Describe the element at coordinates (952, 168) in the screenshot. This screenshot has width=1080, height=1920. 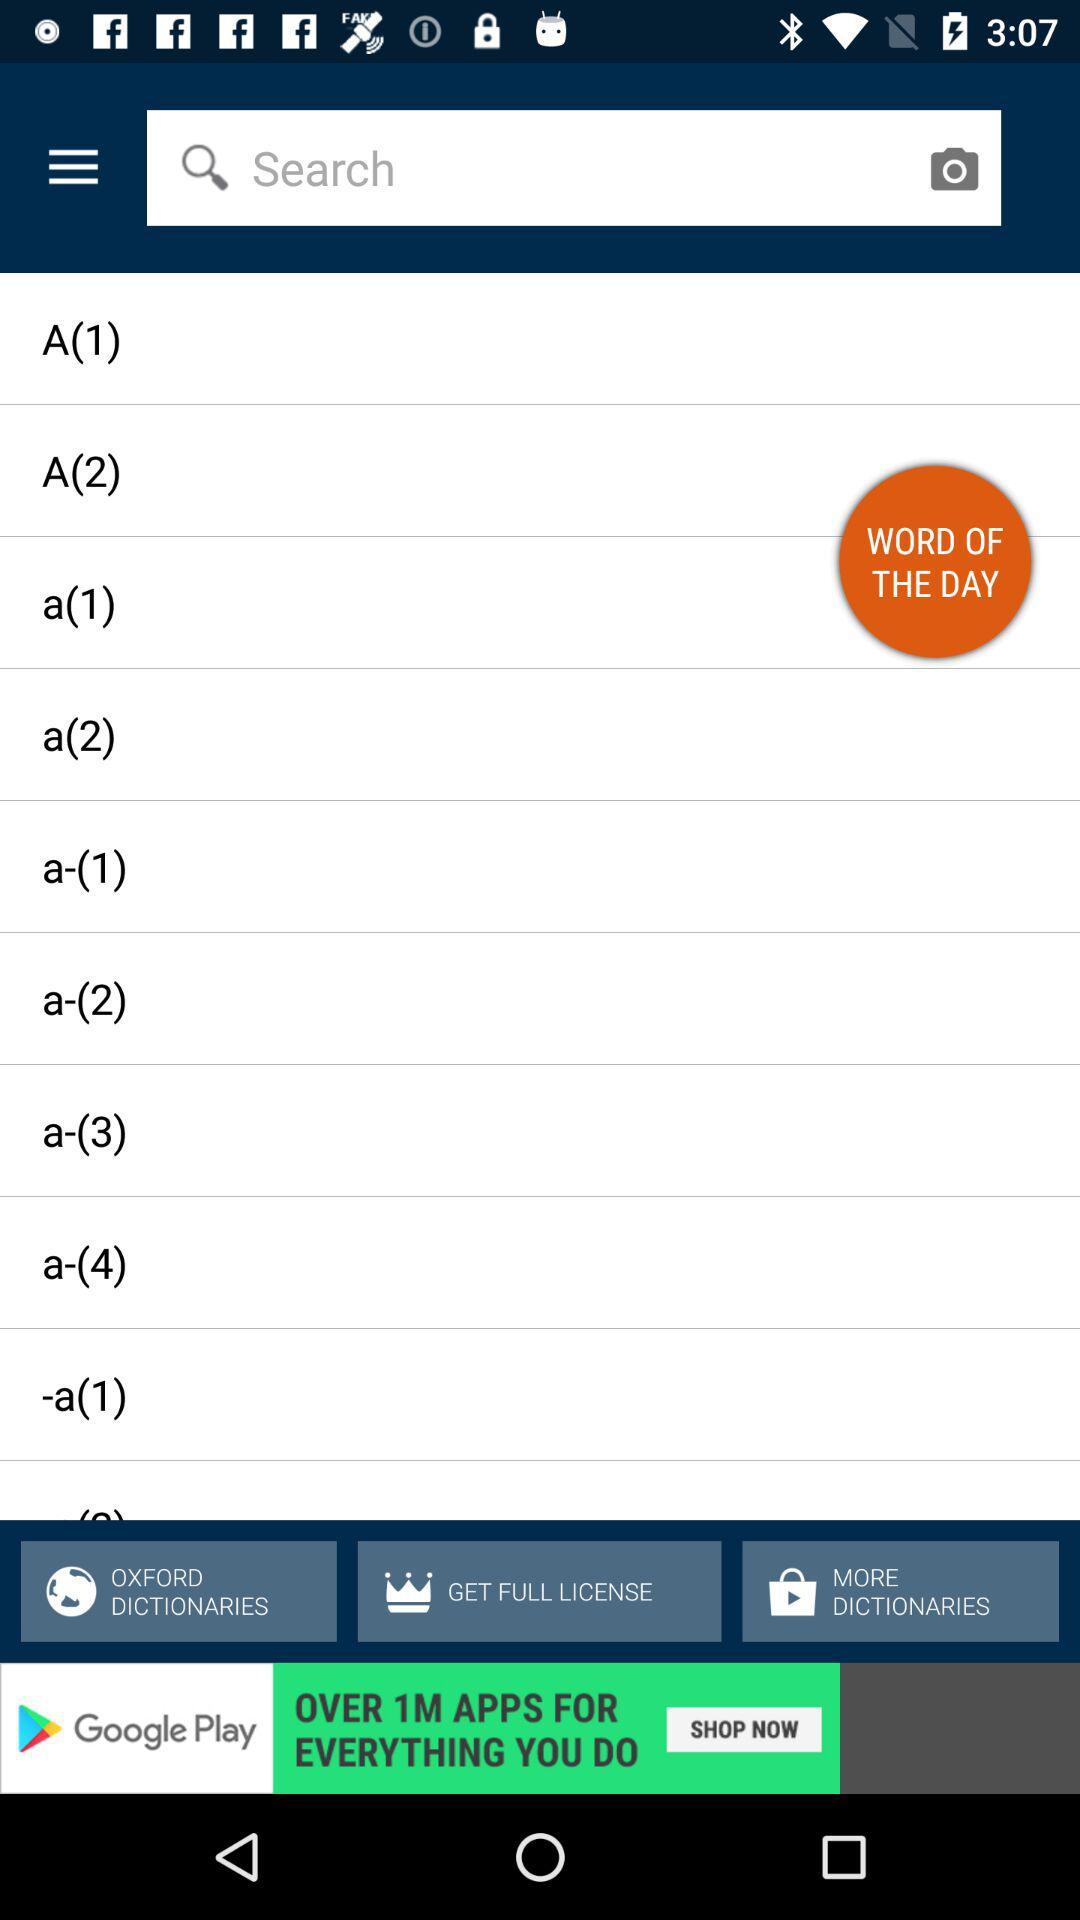
I see `search by photo` at that location.